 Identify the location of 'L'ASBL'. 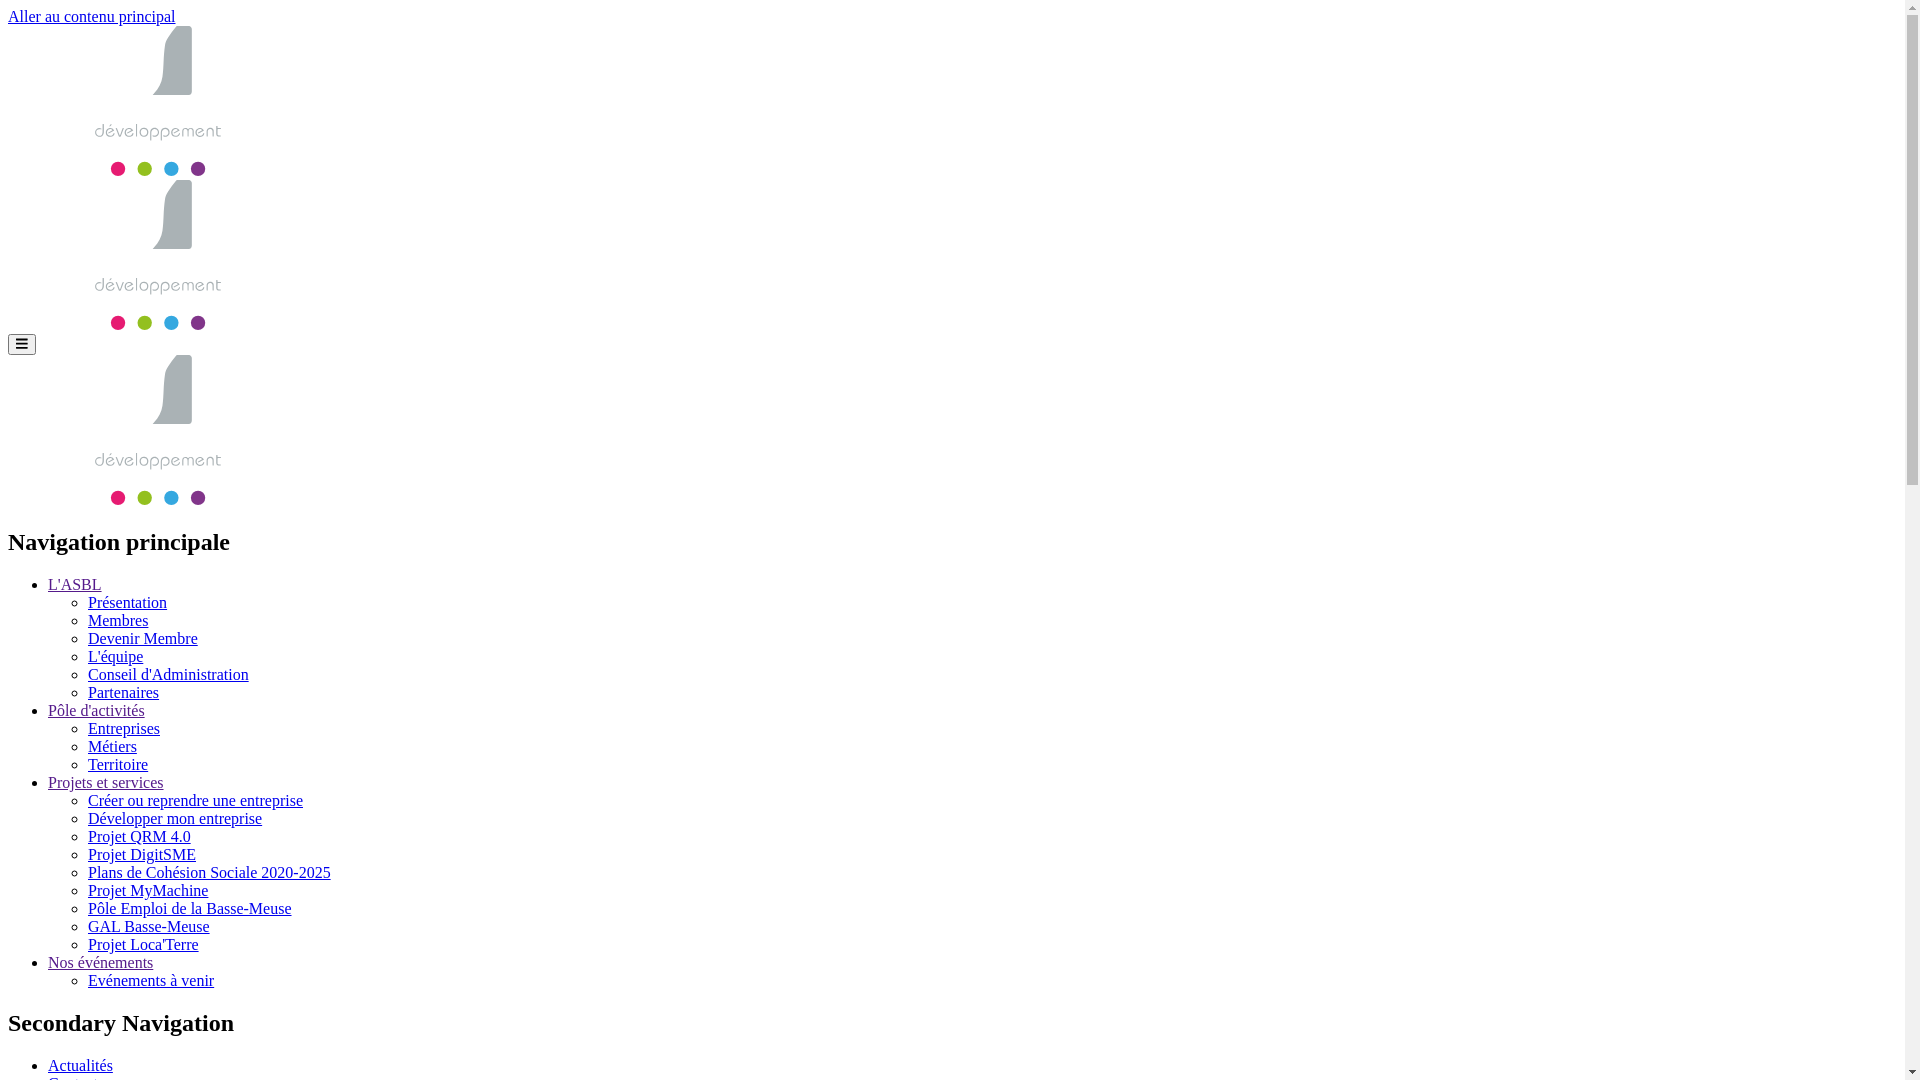
(75, 584).